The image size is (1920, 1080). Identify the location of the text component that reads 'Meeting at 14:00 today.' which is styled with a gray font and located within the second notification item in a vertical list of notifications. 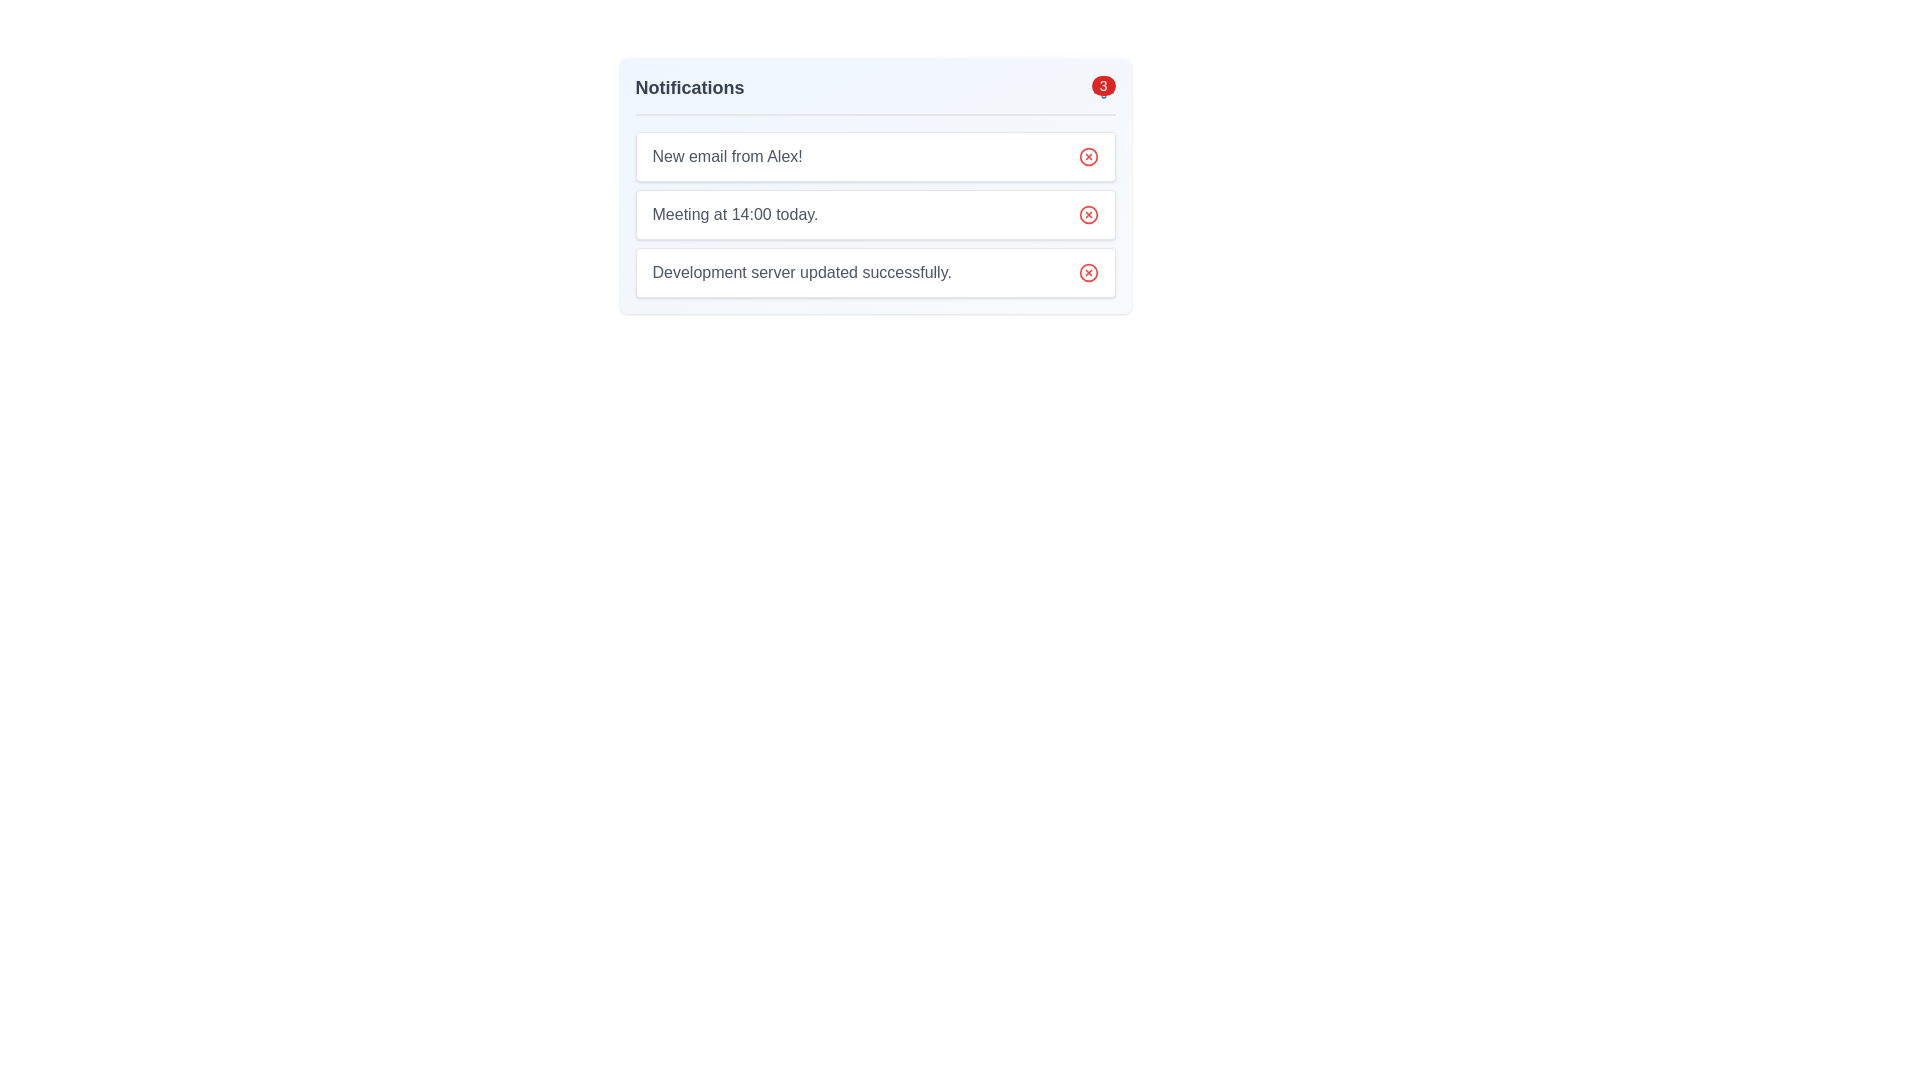
(734, 215).